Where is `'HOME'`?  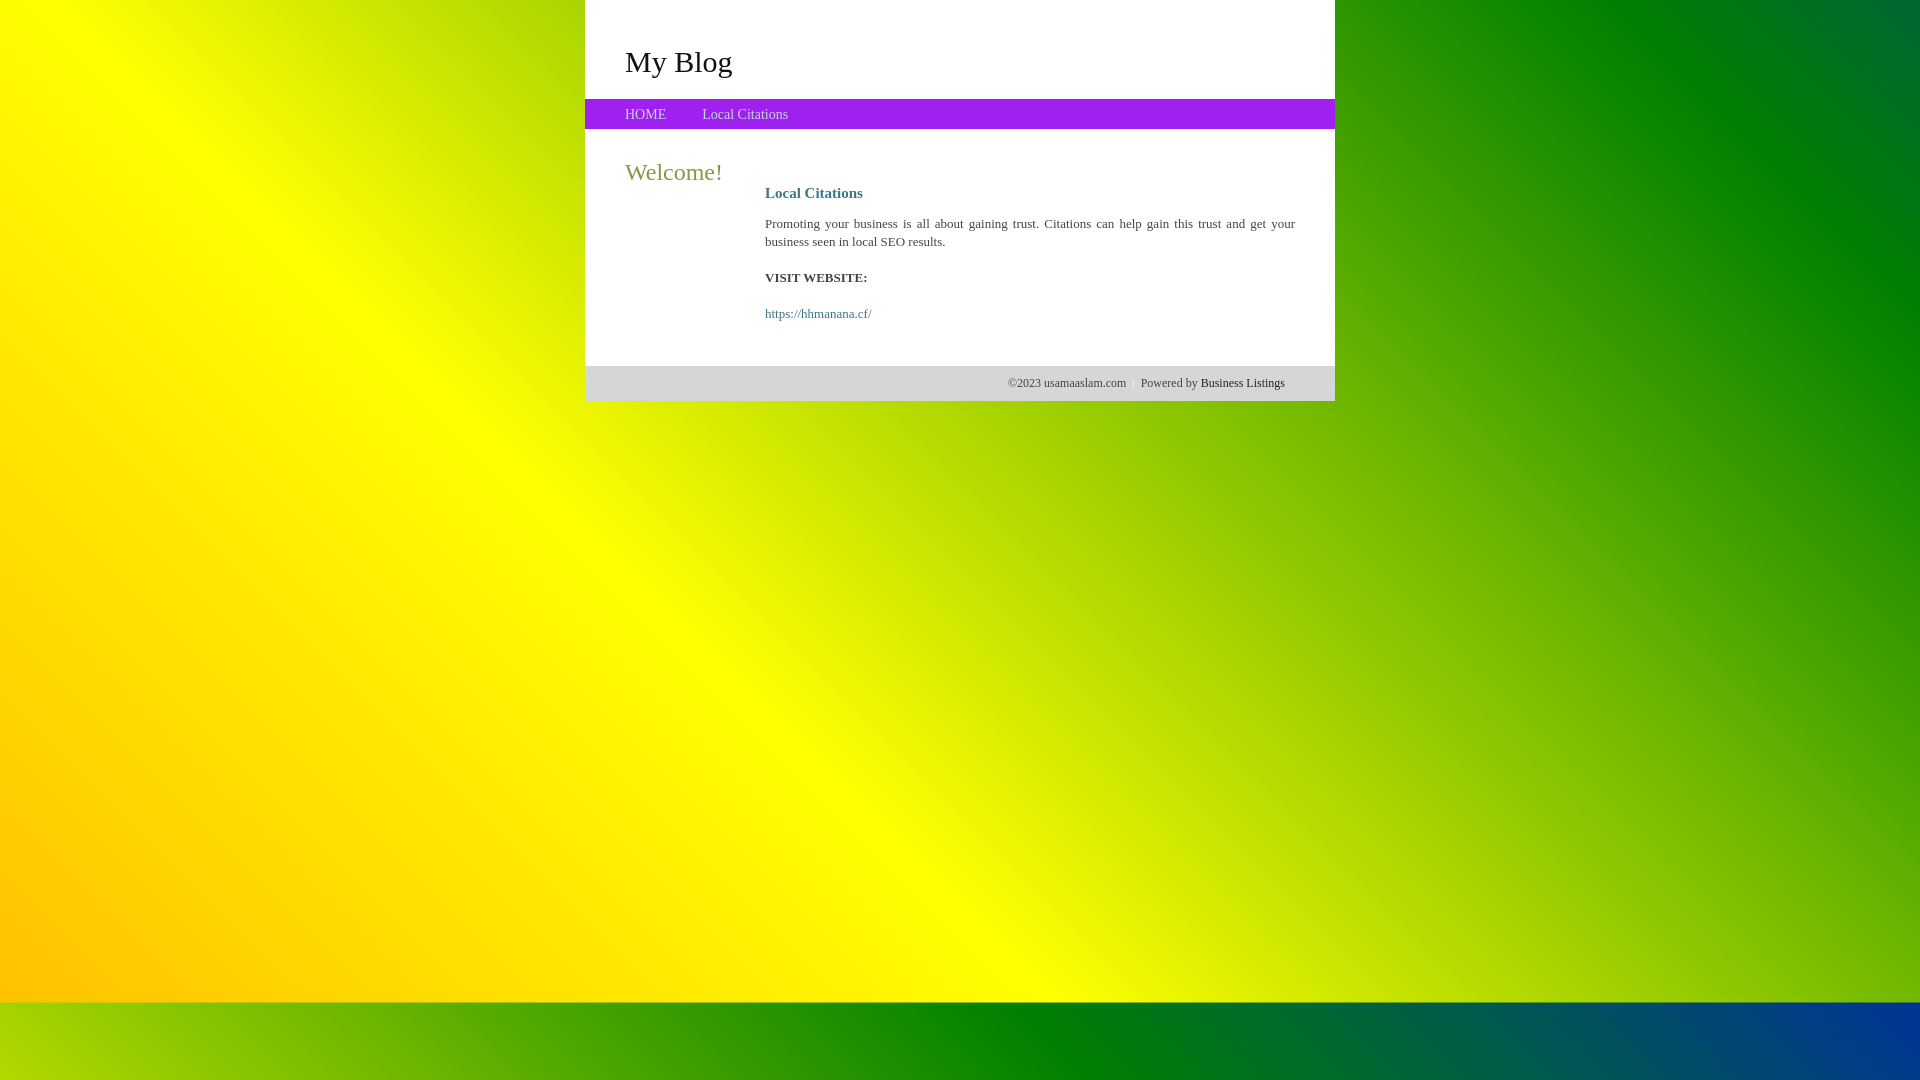 'HOME' is located at coordinates (645, 114).